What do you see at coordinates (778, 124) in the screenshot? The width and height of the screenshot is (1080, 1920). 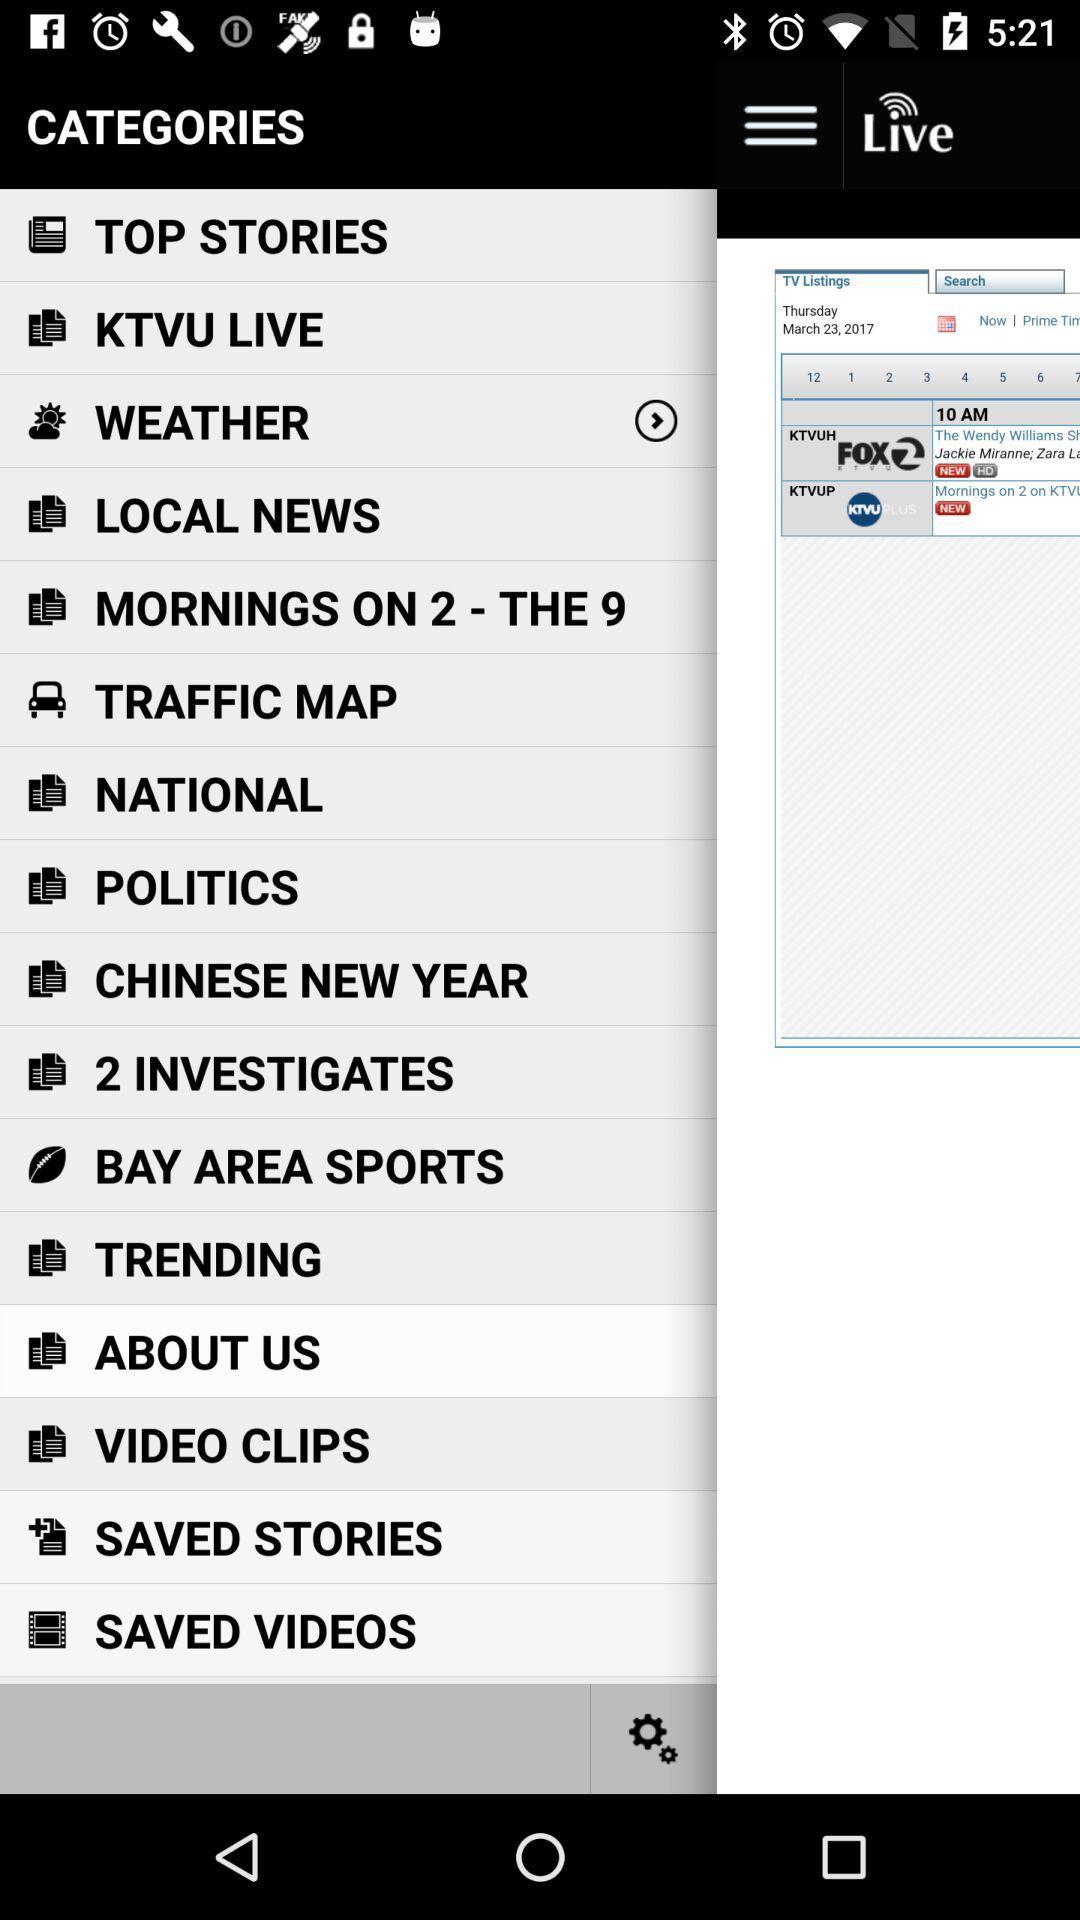 I see `open men` at bounding box center [778, 124].